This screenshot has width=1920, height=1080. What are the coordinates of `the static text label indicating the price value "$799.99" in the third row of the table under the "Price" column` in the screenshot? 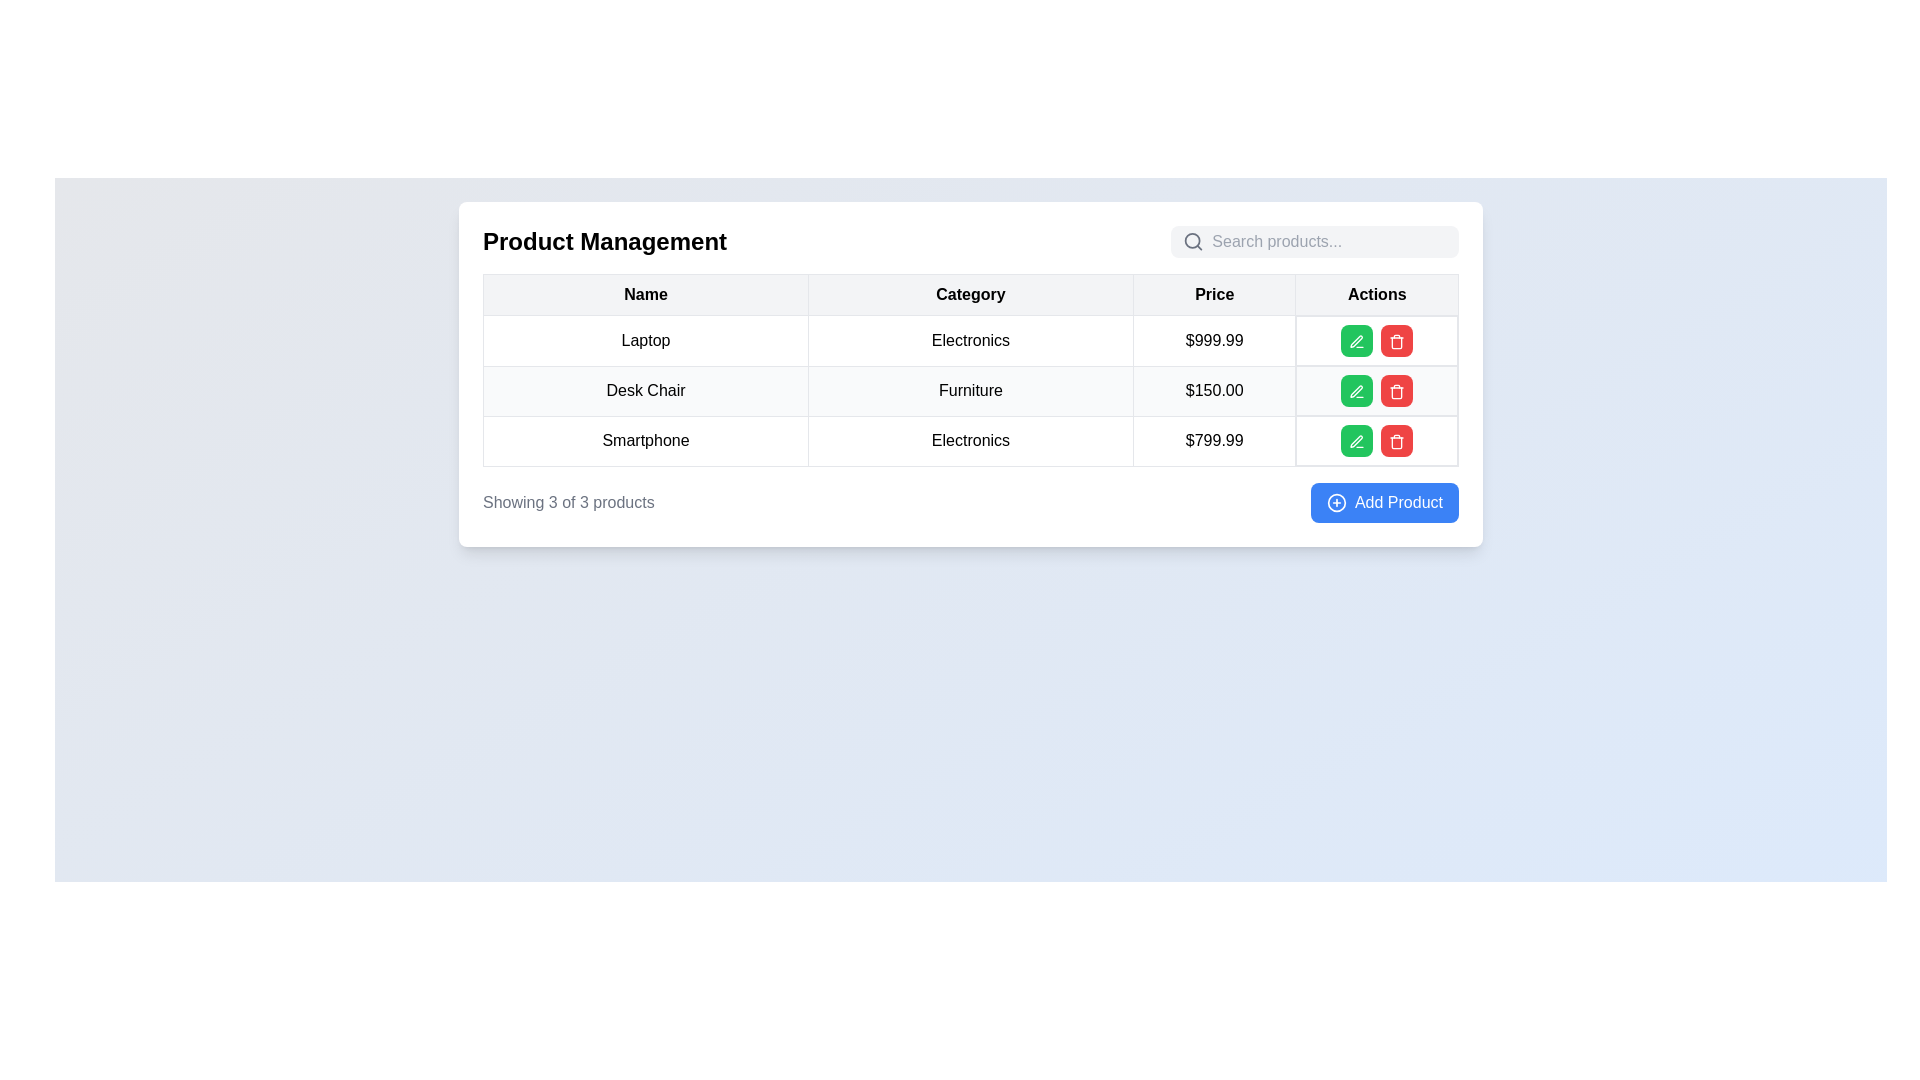 It's located at (1213, 440).